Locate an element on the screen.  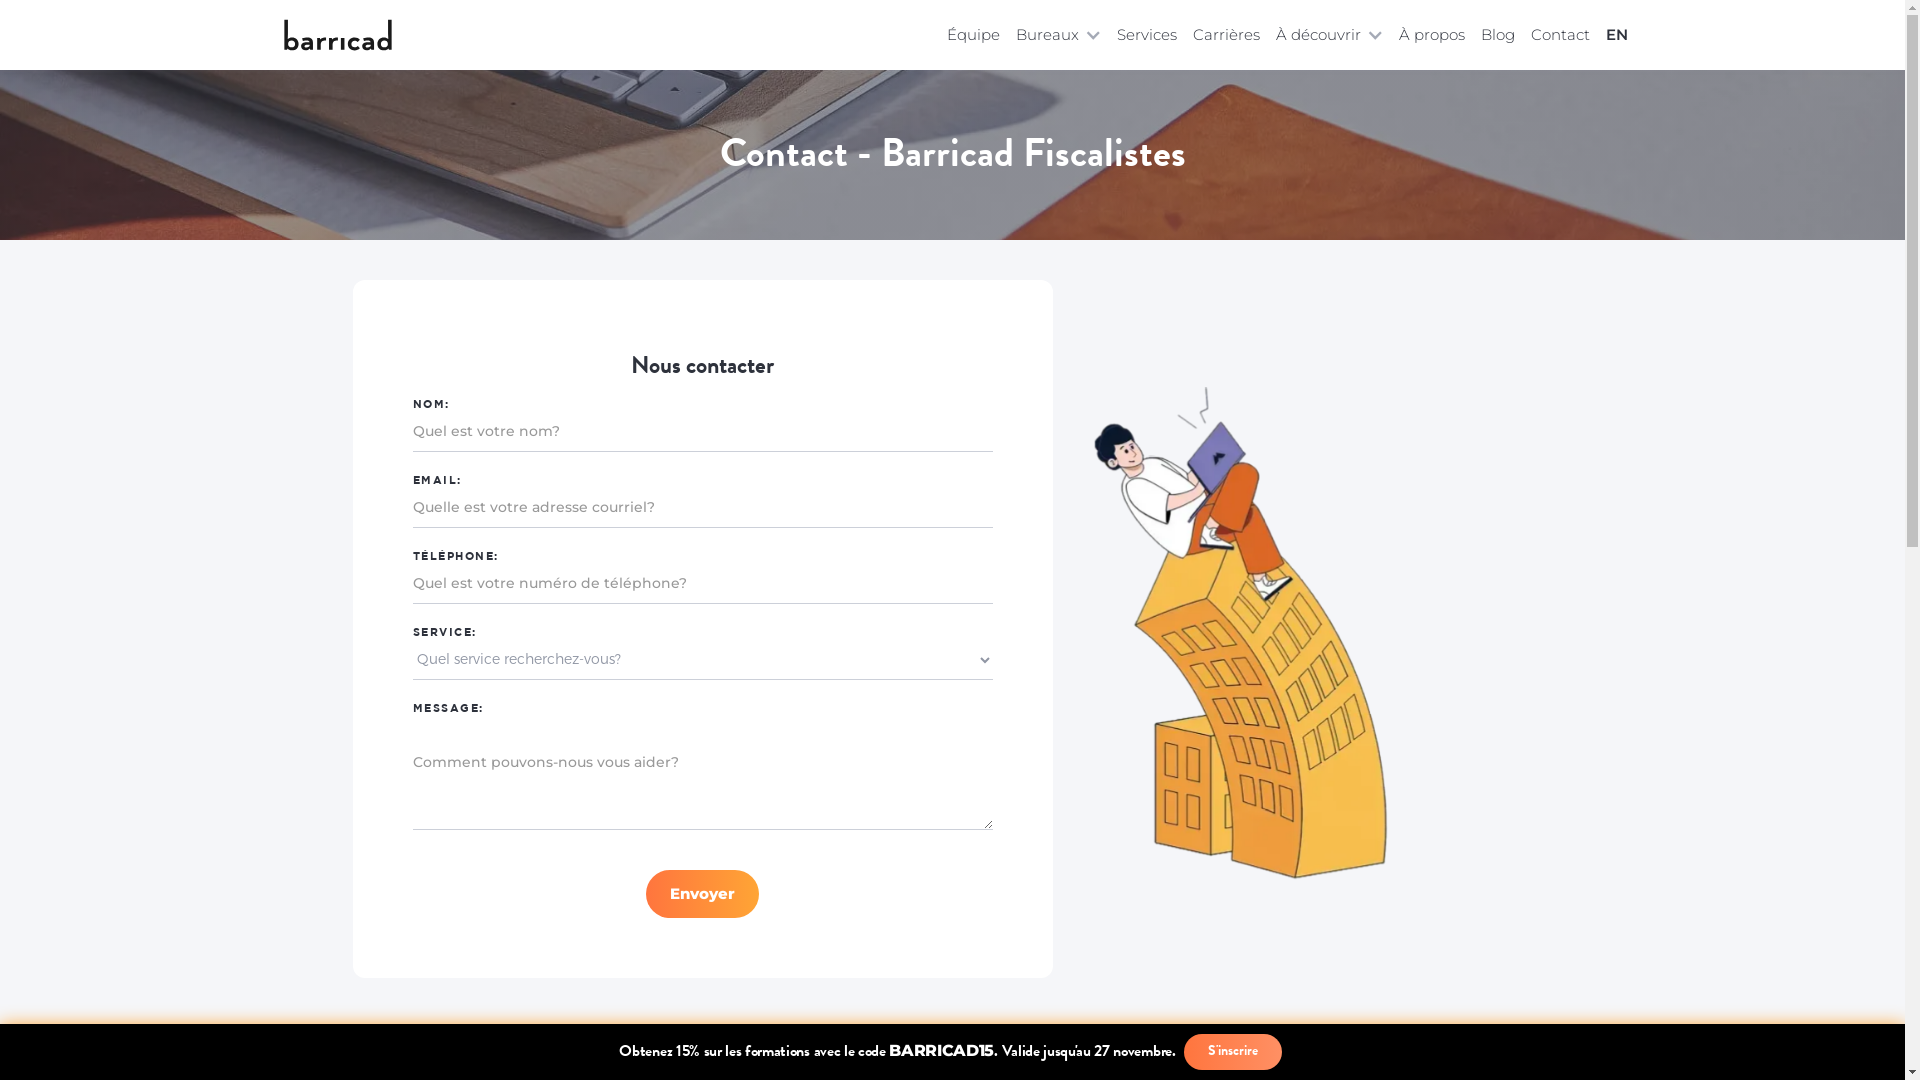
'S'inscrire' is located at coordinates (1232, 1051).